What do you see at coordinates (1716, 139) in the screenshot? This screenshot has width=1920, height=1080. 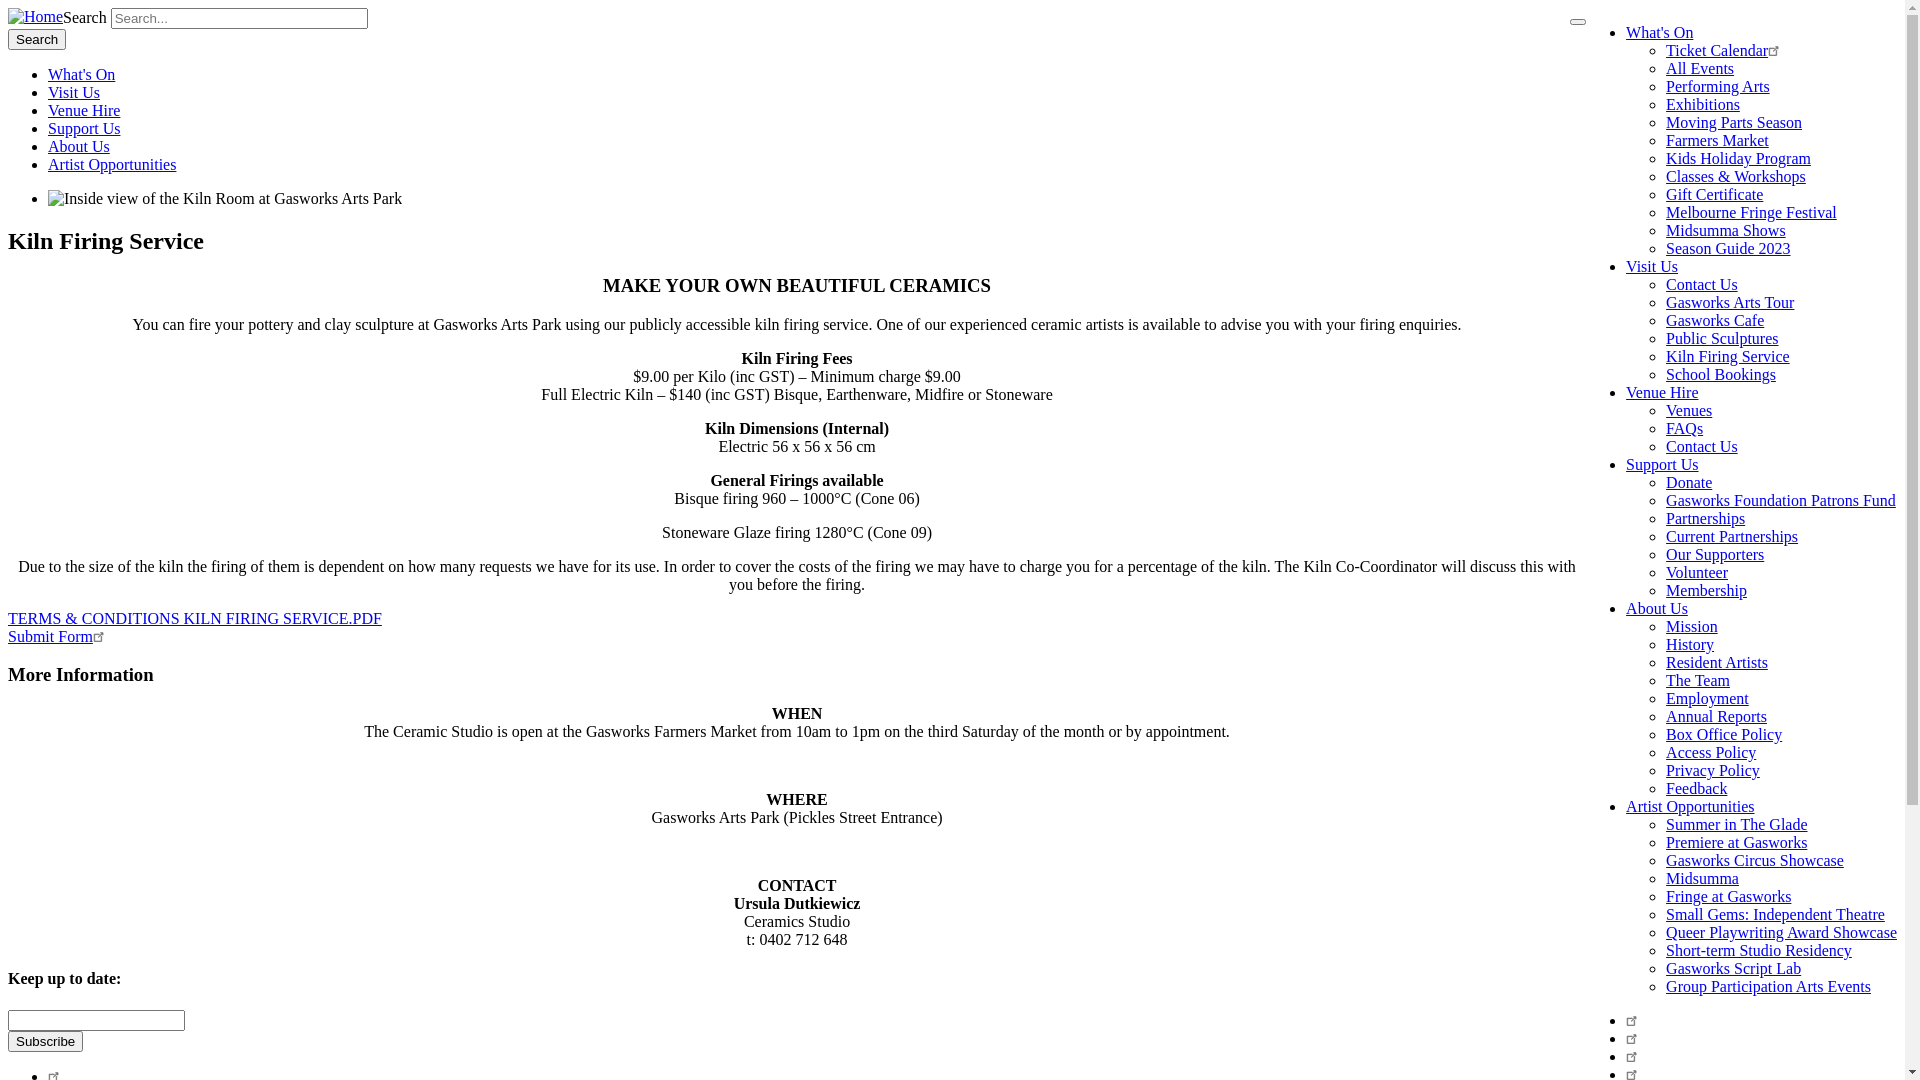 I see `'Farmers Market'` at bounding box center [1716, 139].